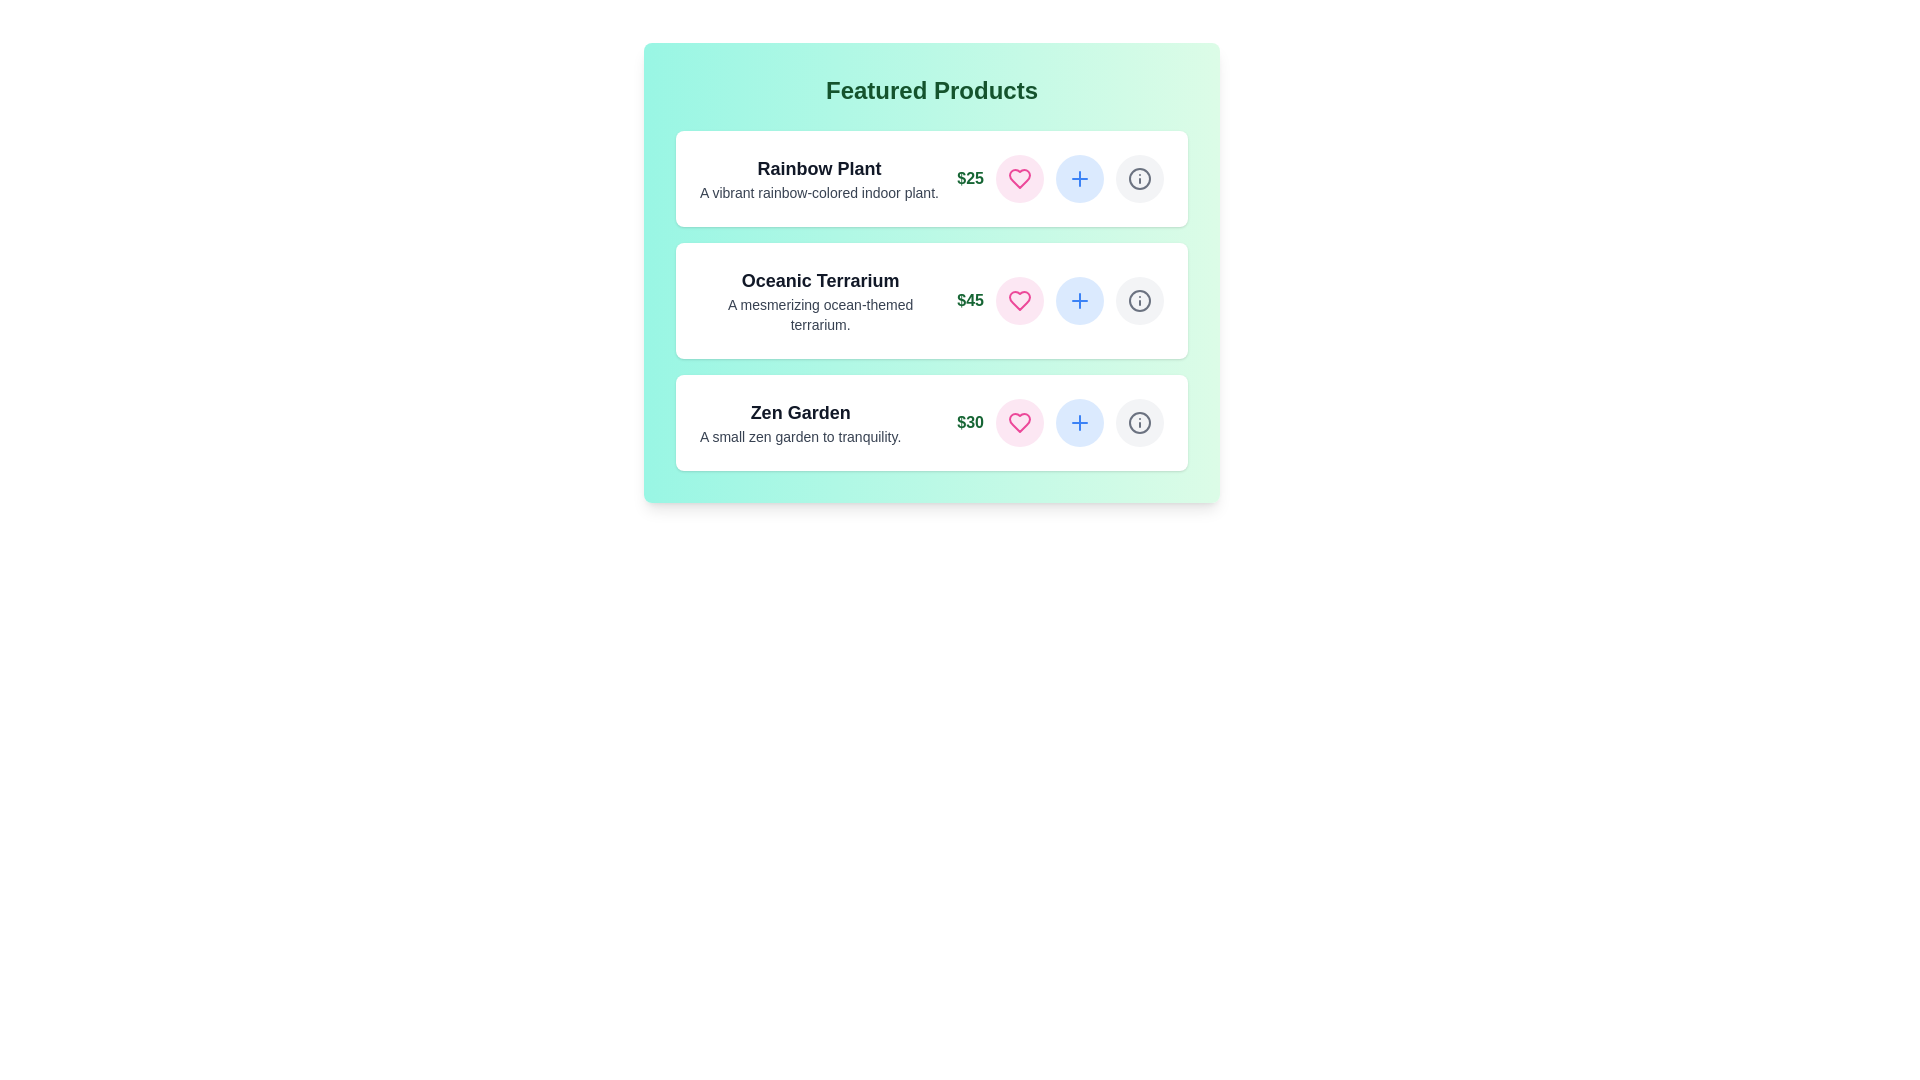 The height and width of the screenshot is (1080, 1920). Describe the element at coordinates (930, 177) in the screenshot. I see `the product card for Rainbow Plant` at that location.